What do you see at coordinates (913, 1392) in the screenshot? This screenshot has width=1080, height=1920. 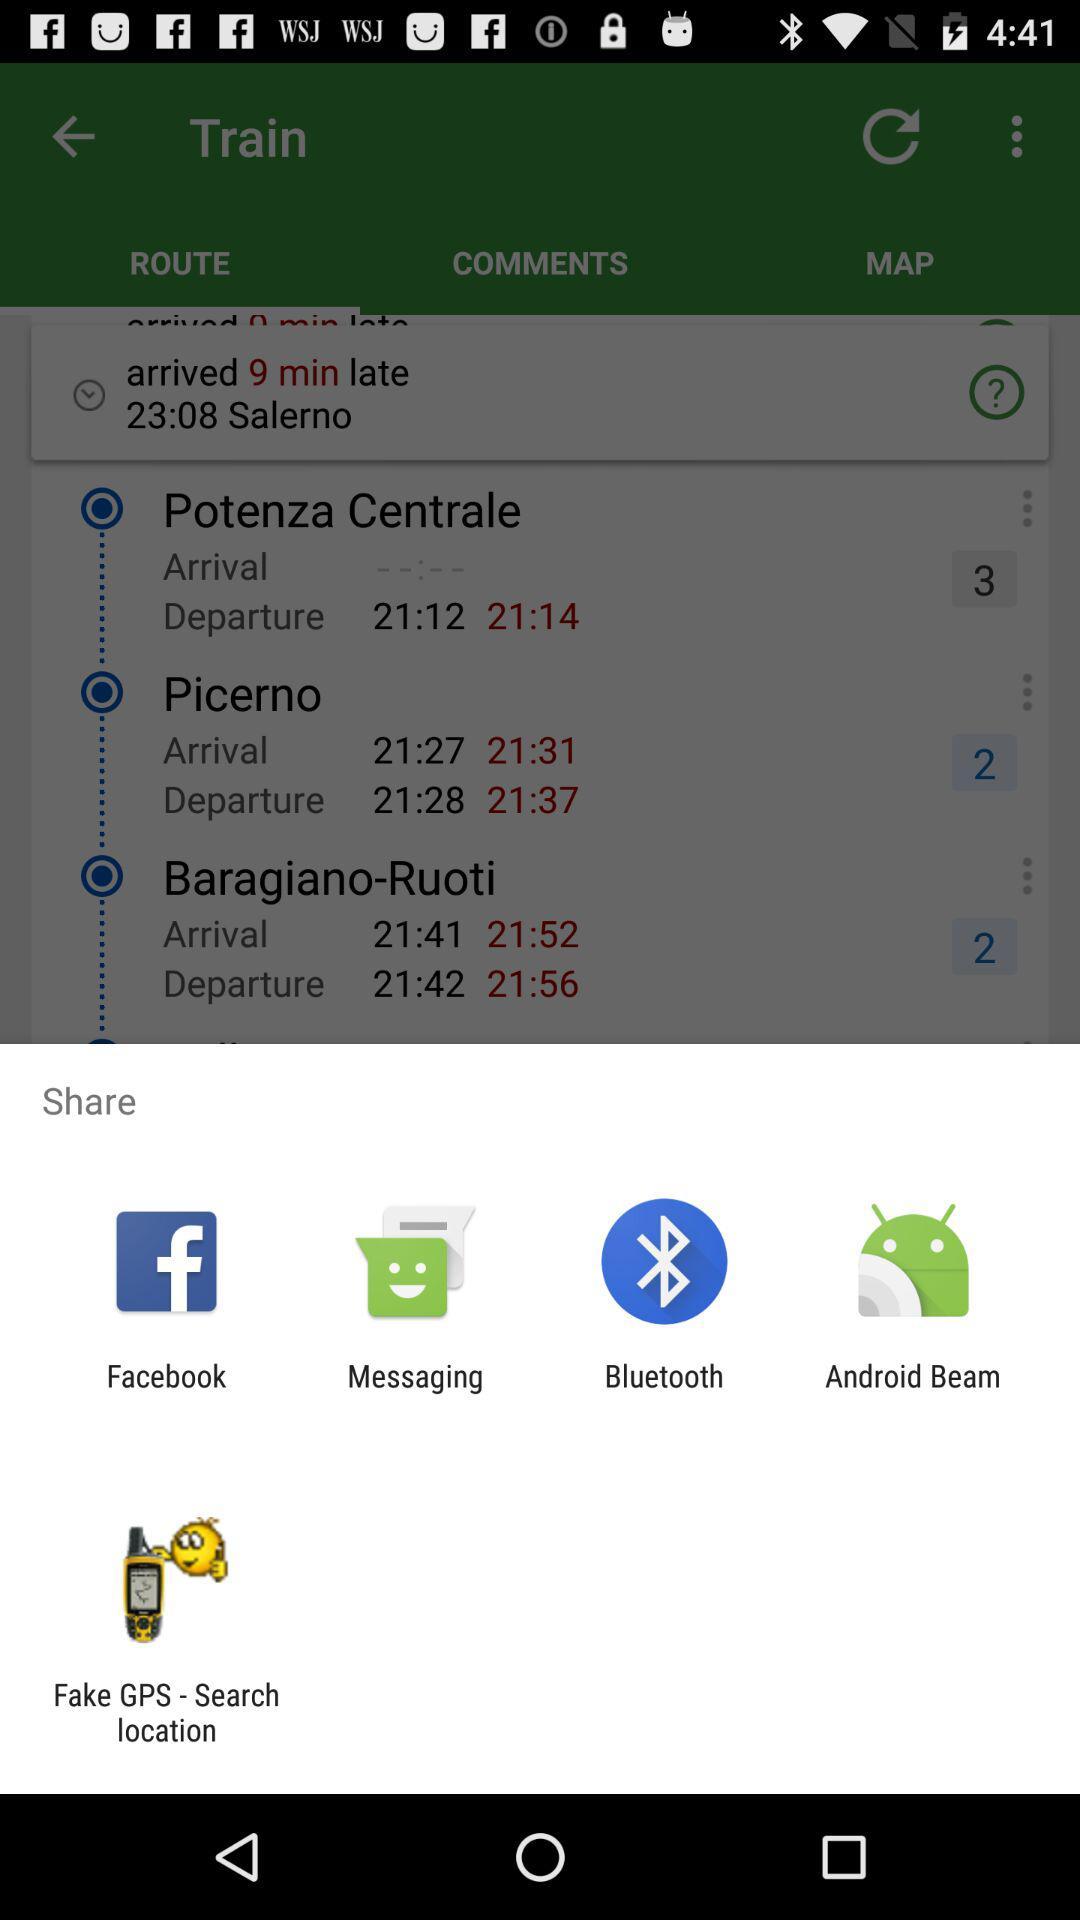 I see `the android beam` at bounding box center [913, 1392].